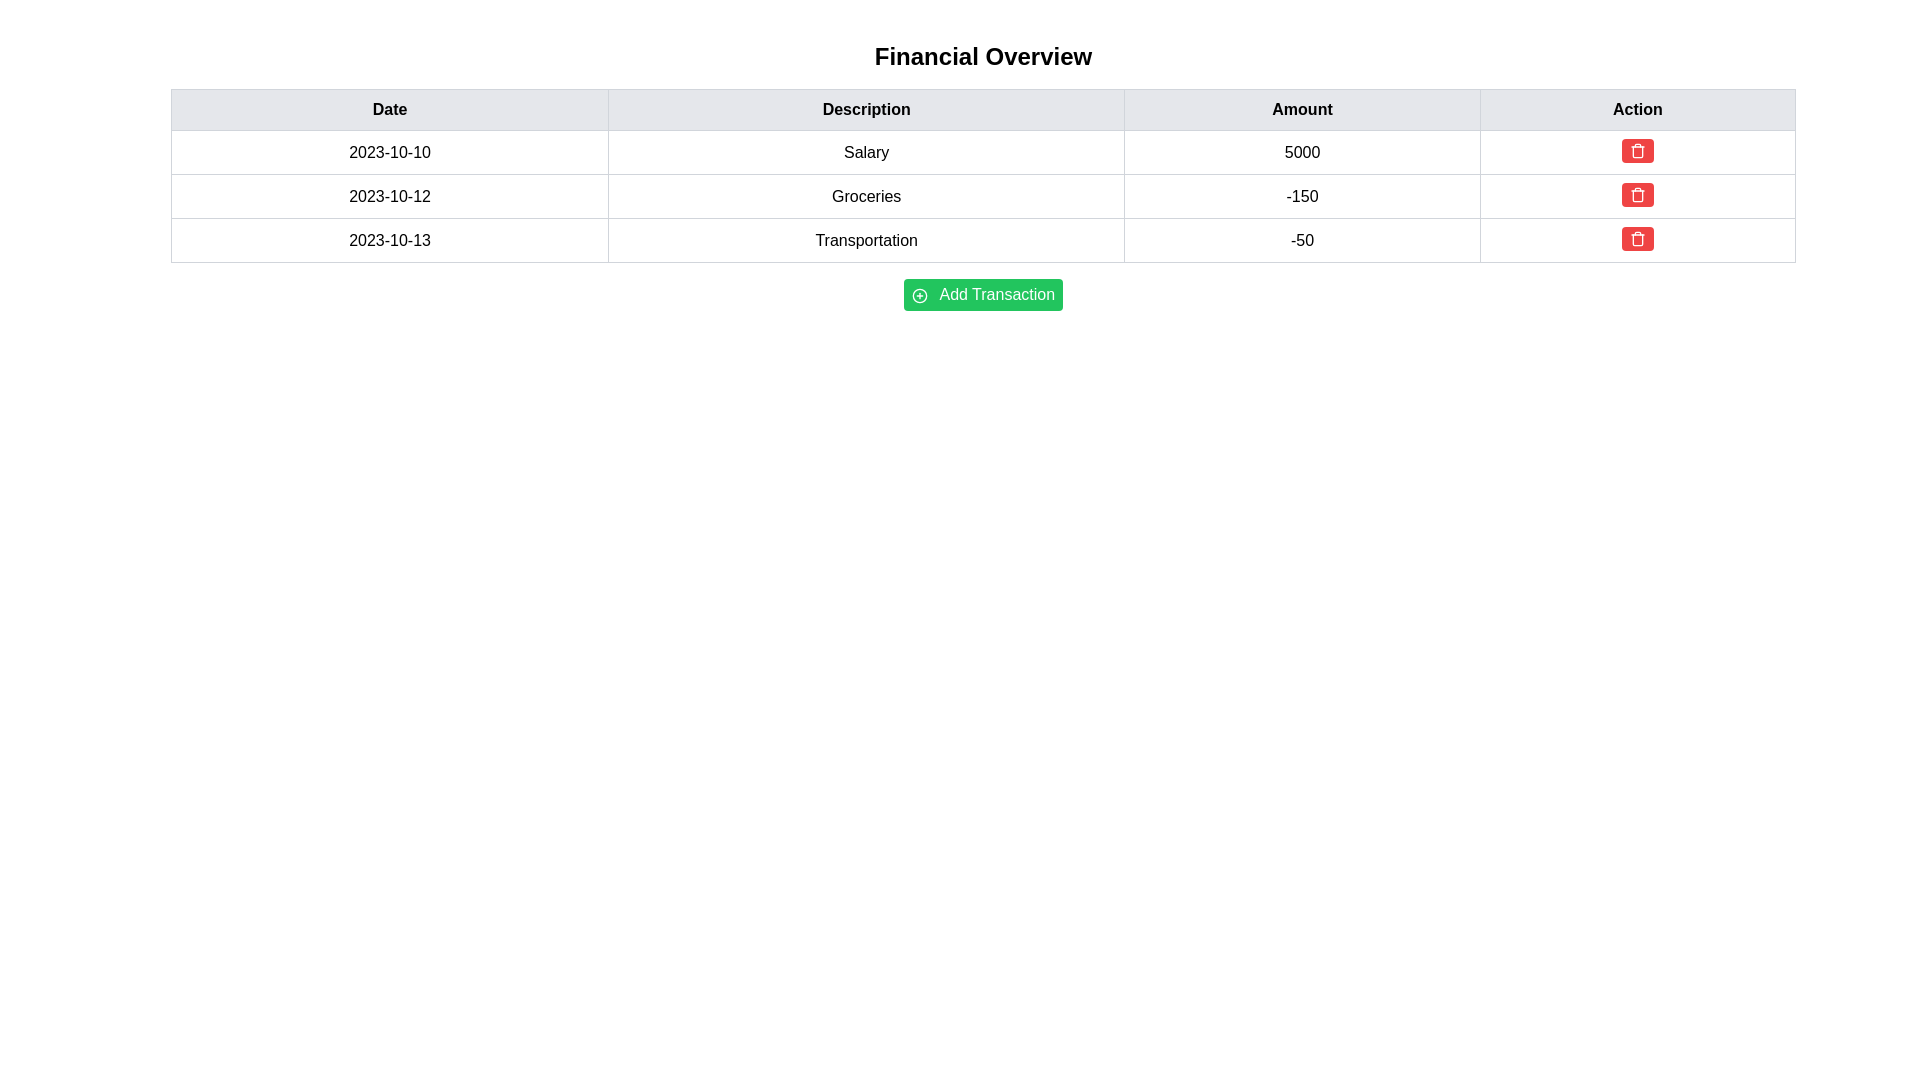  What do you see at coordinates (866, 151) in the screenshot?
I see `the 'Salary' text label, which is the second item in the row under the 'Description' column aligned with the date '2023-10-10'` at bounding box center [866, 151].